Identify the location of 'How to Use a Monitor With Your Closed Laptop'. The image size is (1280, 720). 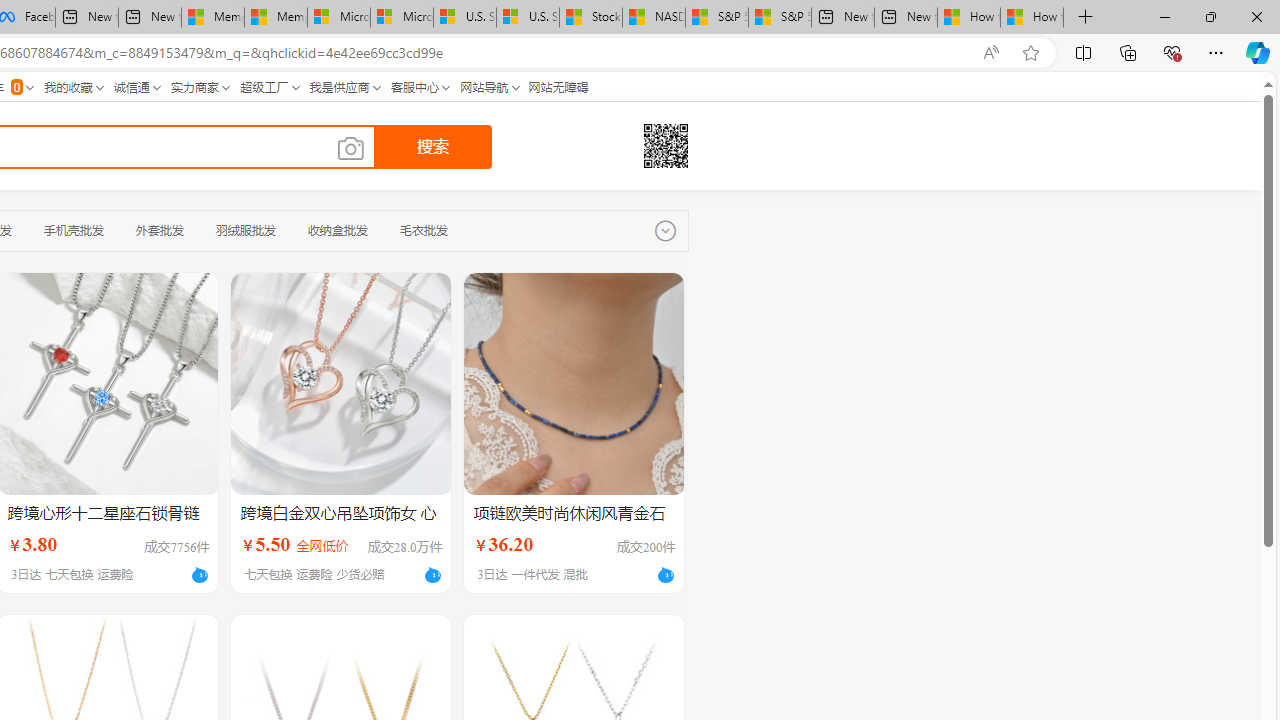
(1032, 17).